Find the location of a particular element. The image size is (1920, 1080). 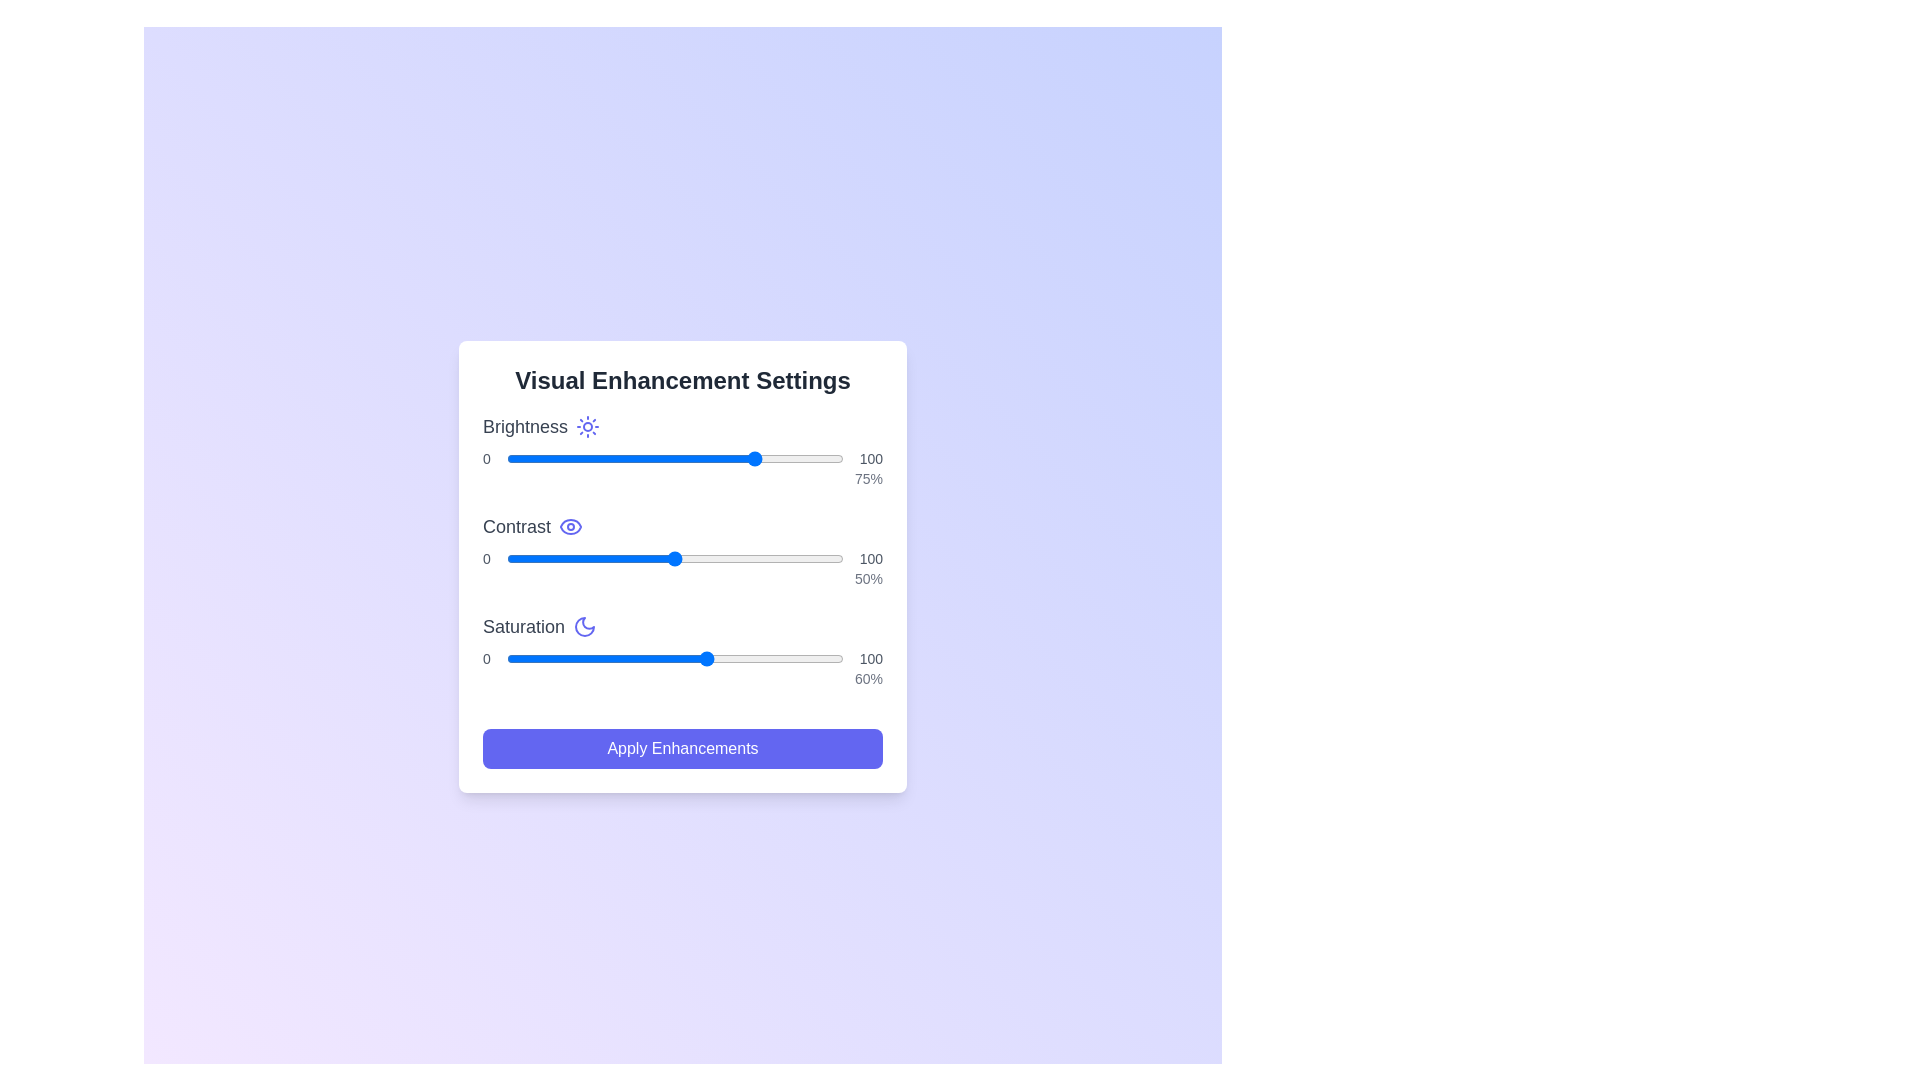

the saturation slider to 17% is located at coordinates (563, 659).